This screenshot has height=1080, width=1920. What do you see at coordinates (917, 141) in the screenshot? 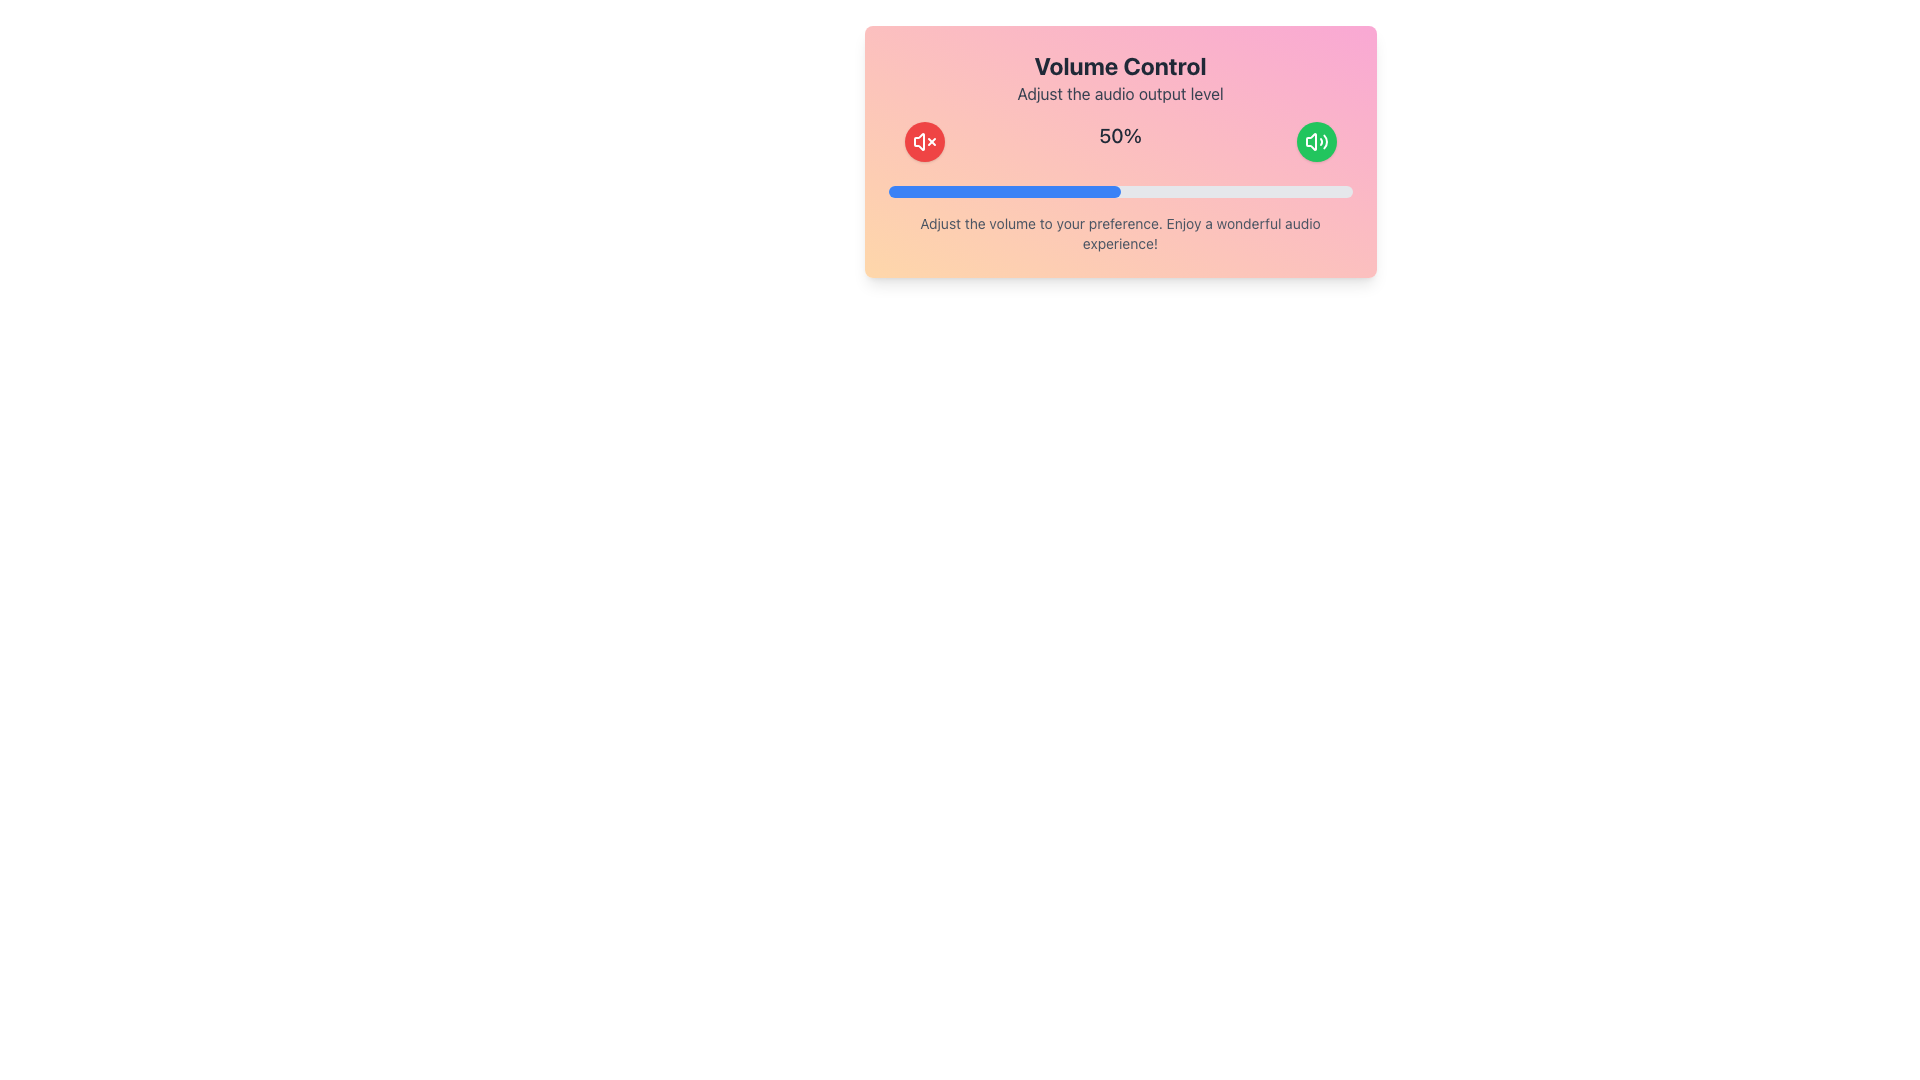
I see `the mute toggle button located within the pink-orange gradient card layout, to the left of the volume percentage display` at bounding box center [917, 141].